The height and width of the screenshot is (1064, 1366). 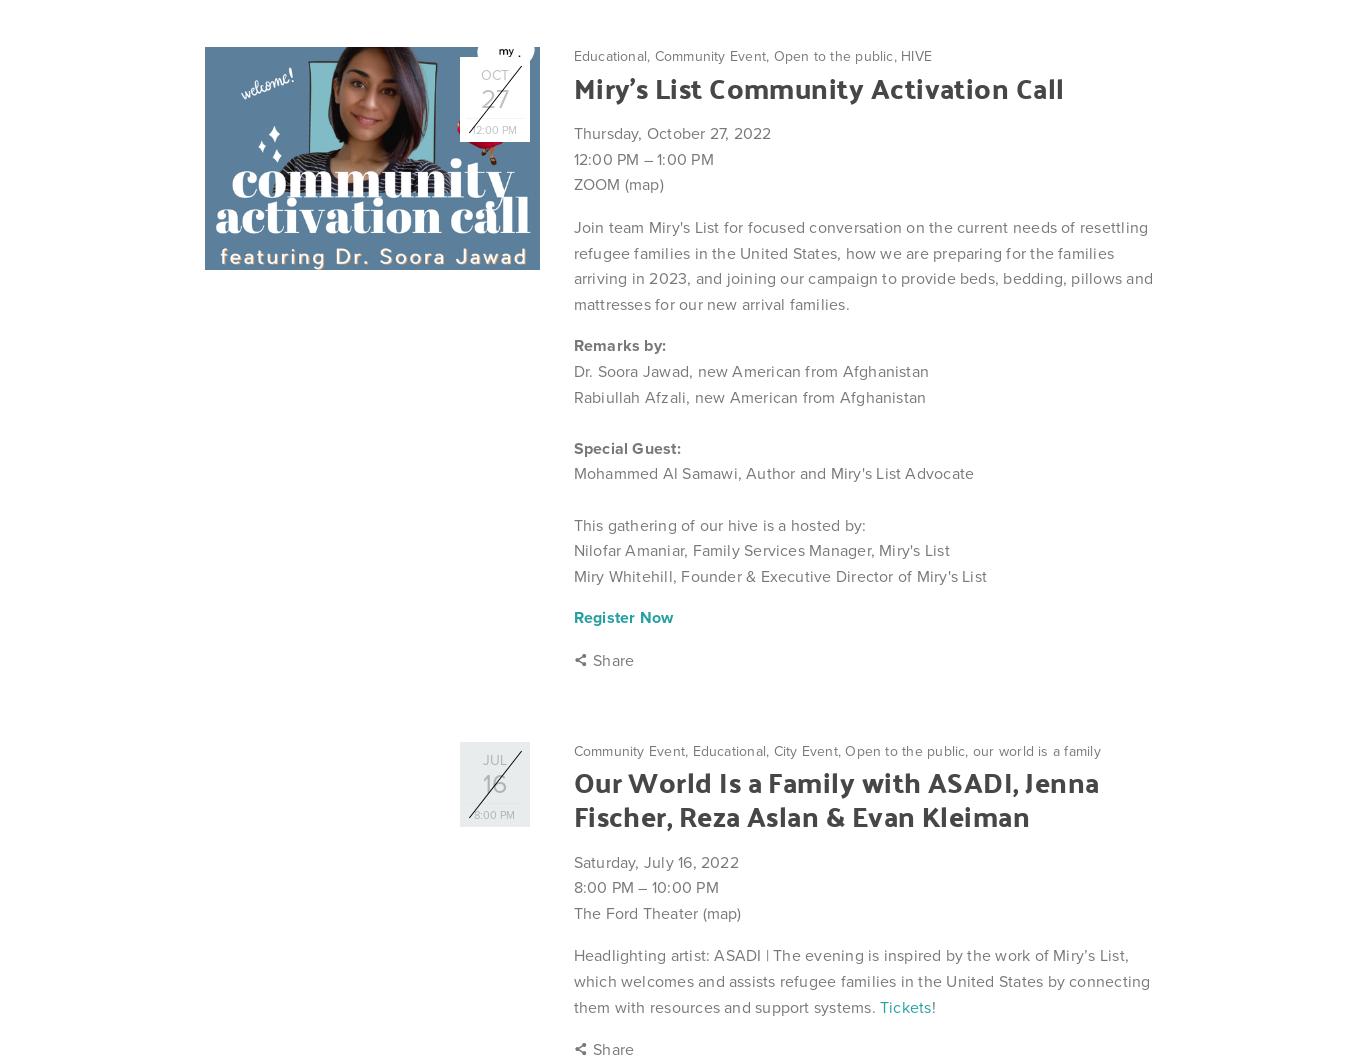 What do you see at coordinates (1034, 750) in the screenshot?
I see `'our world is a family'` at bounding box center [1034, 750].